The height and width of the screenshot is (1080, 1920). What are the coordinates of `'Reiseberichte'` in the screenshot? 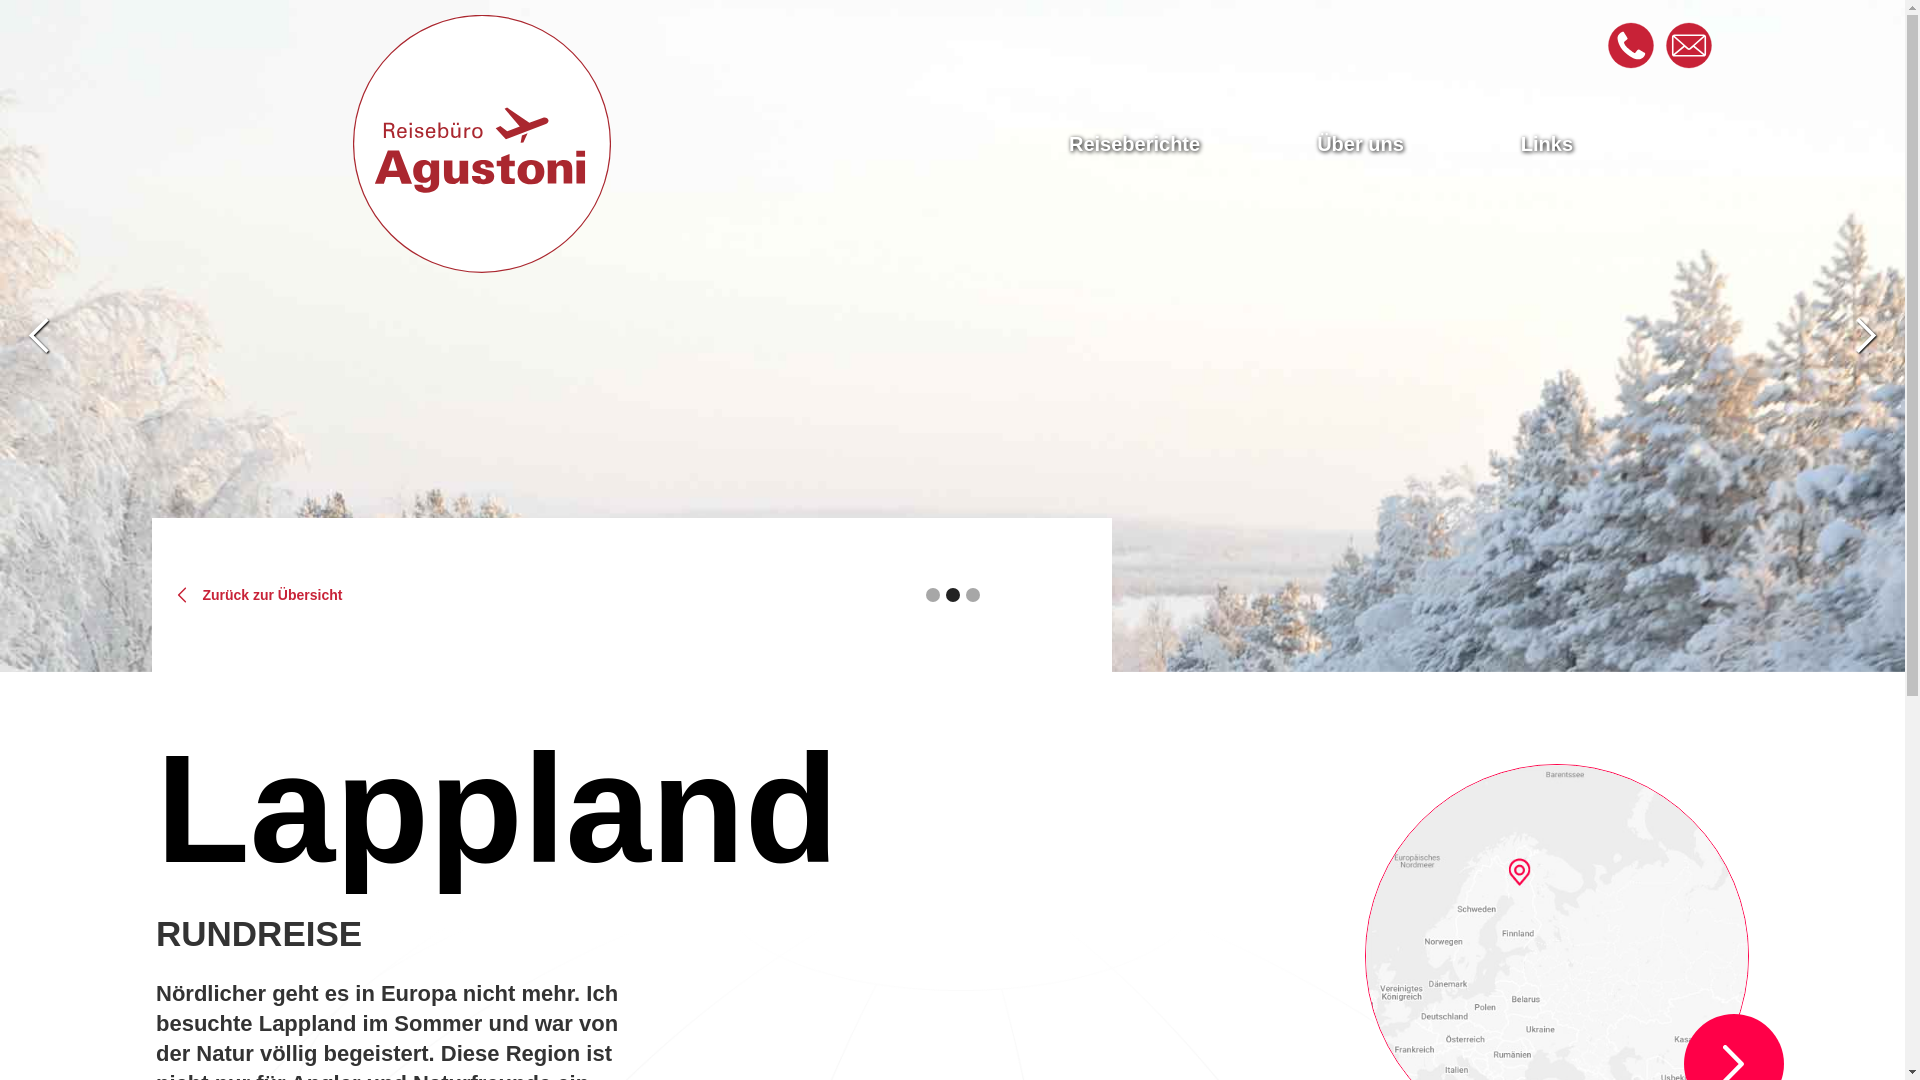 It's located at (1134, 142).